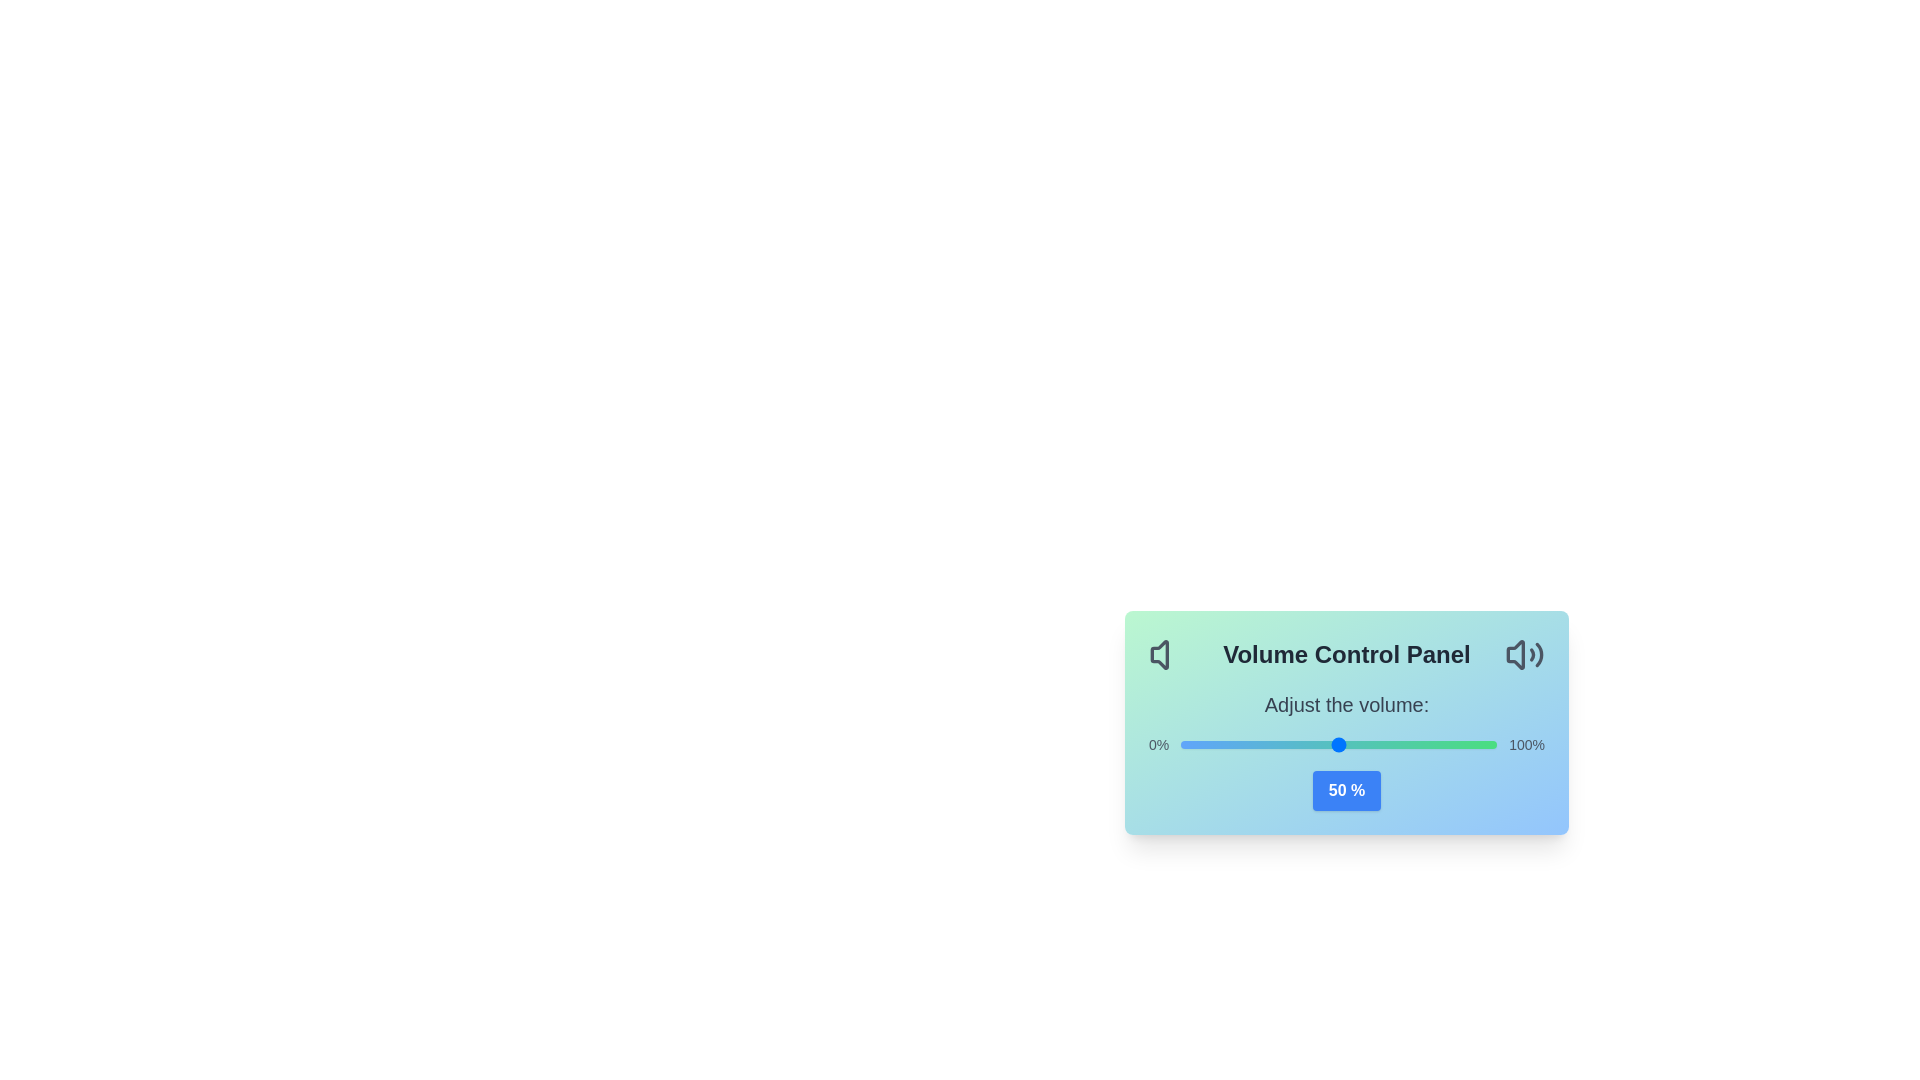 The image size is (1920, 1080). I want to click on the volume slider to 31%, so click(1278, 744).